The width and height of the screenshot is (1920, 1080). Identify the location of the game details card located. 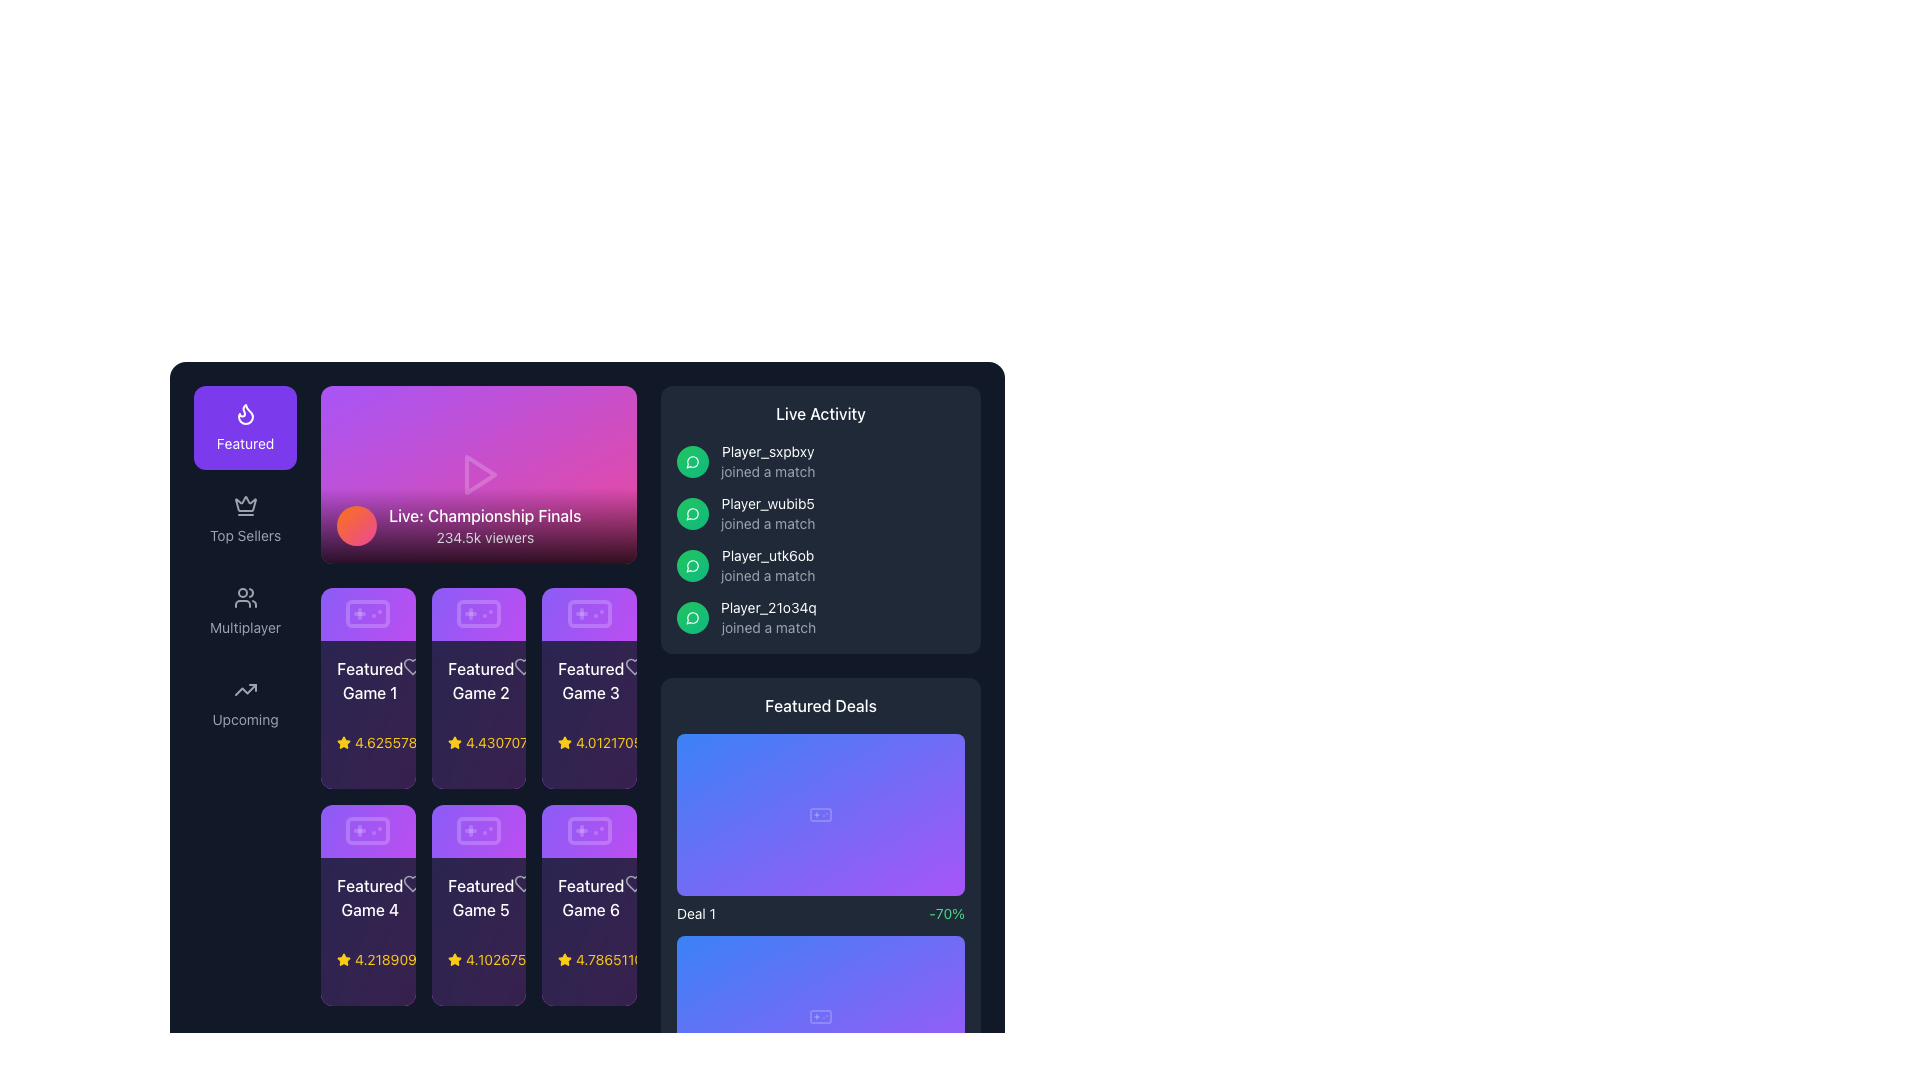
(588, 713).